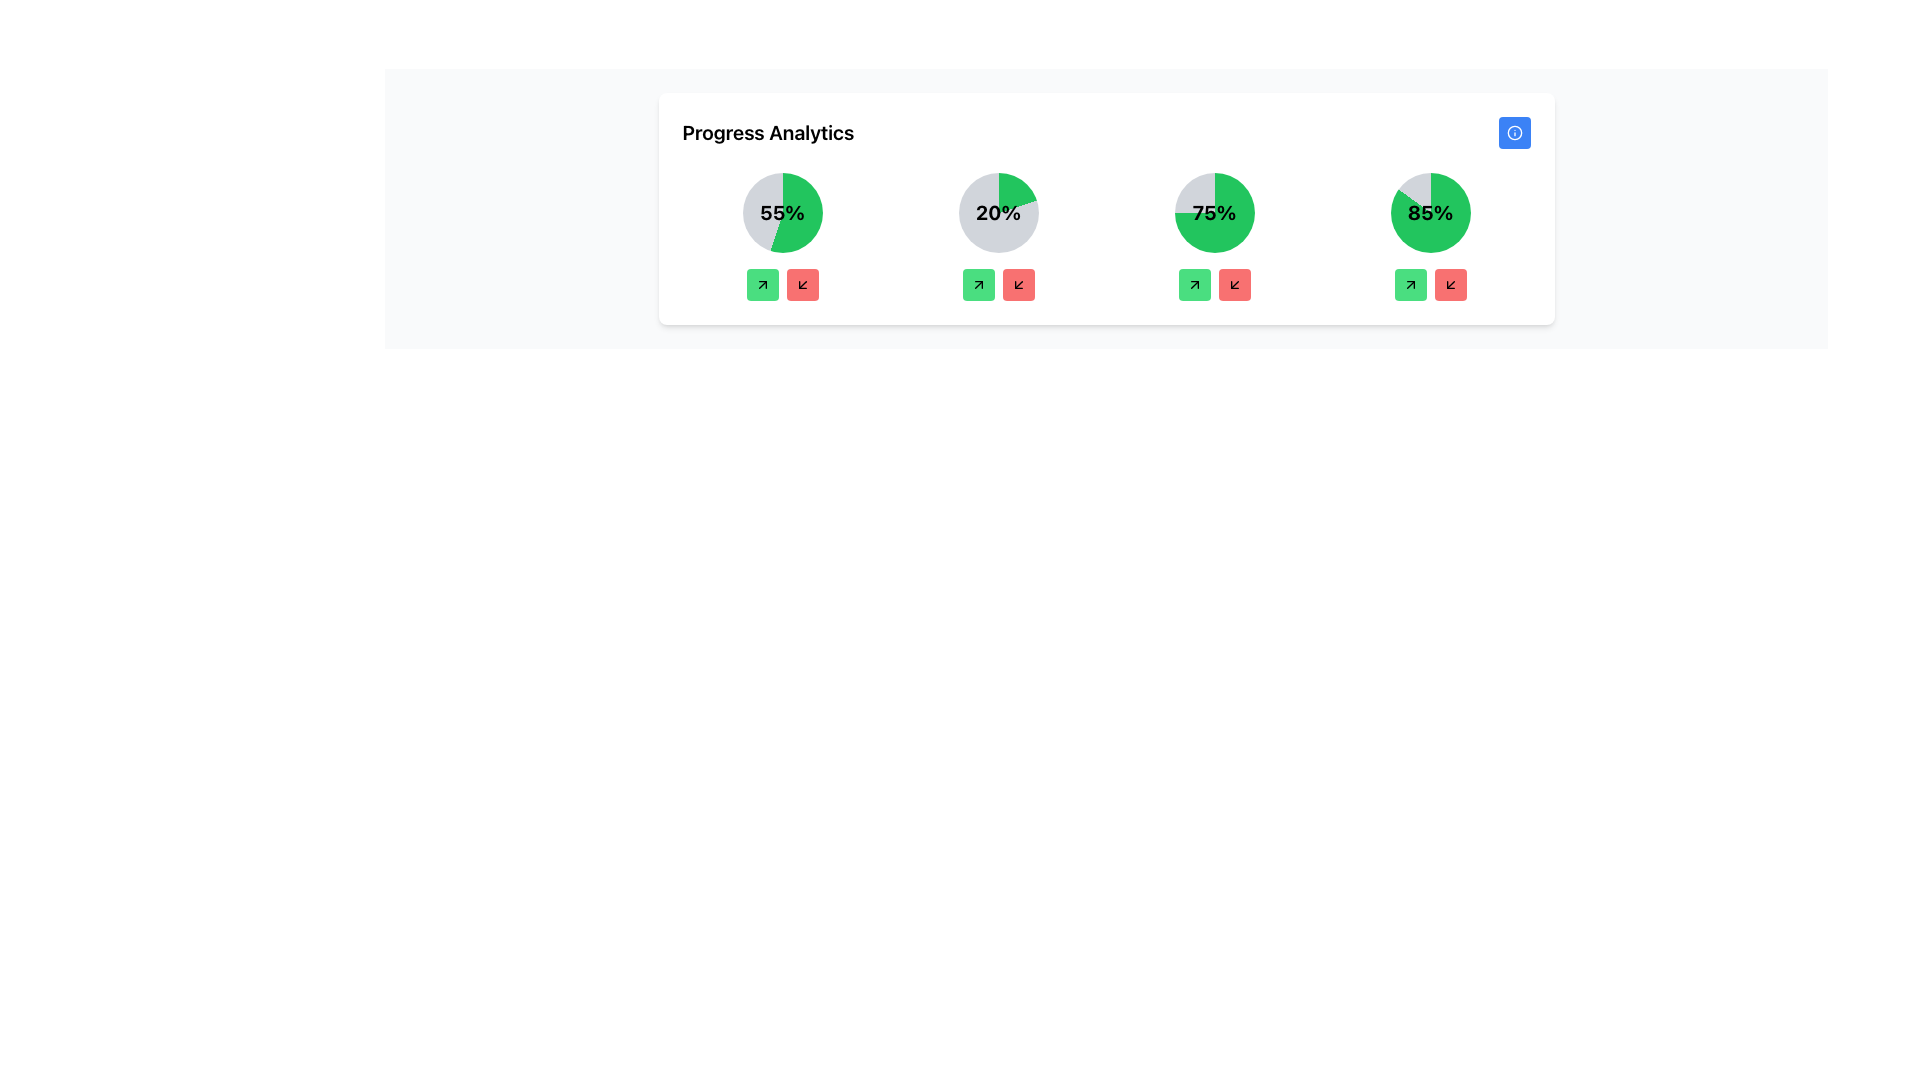  I want to click on the small down-left arrow icon within the red rounded rectangle button located below the third donut chart, so click(1233, 285).